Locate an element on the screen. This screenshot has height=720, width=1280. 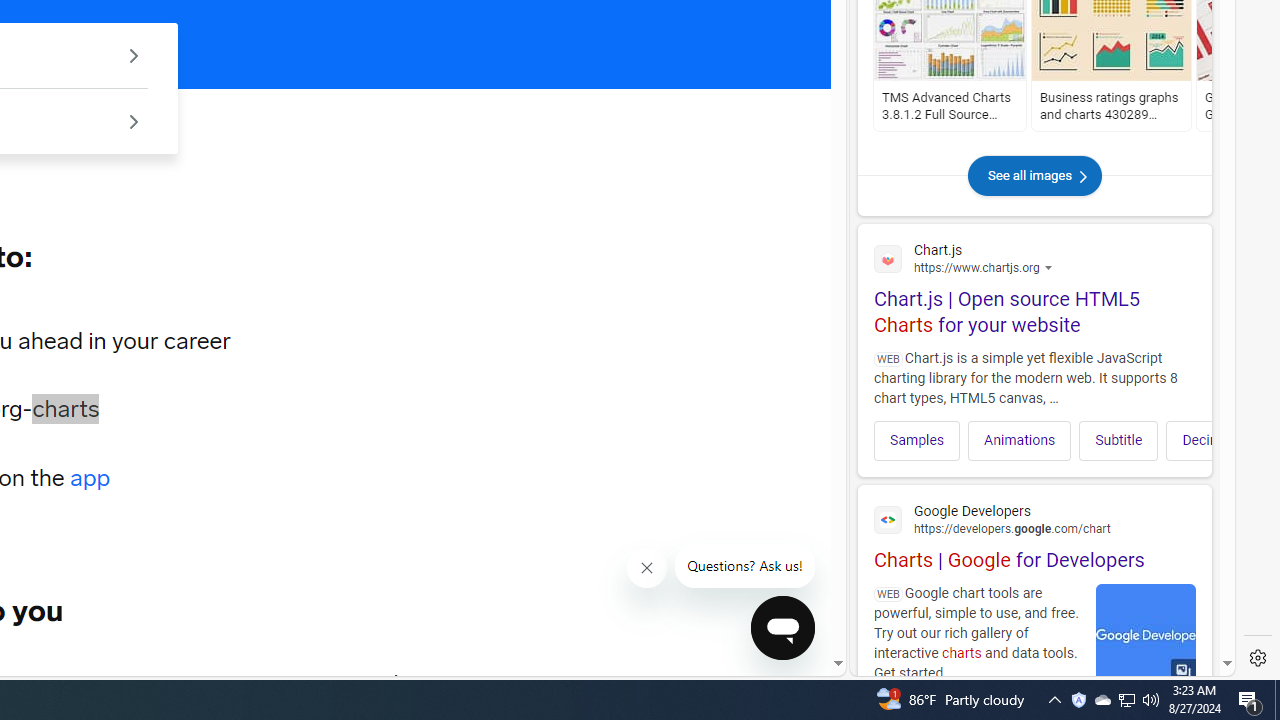
'Class: sc-1k07fow-1 cbnSms' is located at coordinates (781, 626).